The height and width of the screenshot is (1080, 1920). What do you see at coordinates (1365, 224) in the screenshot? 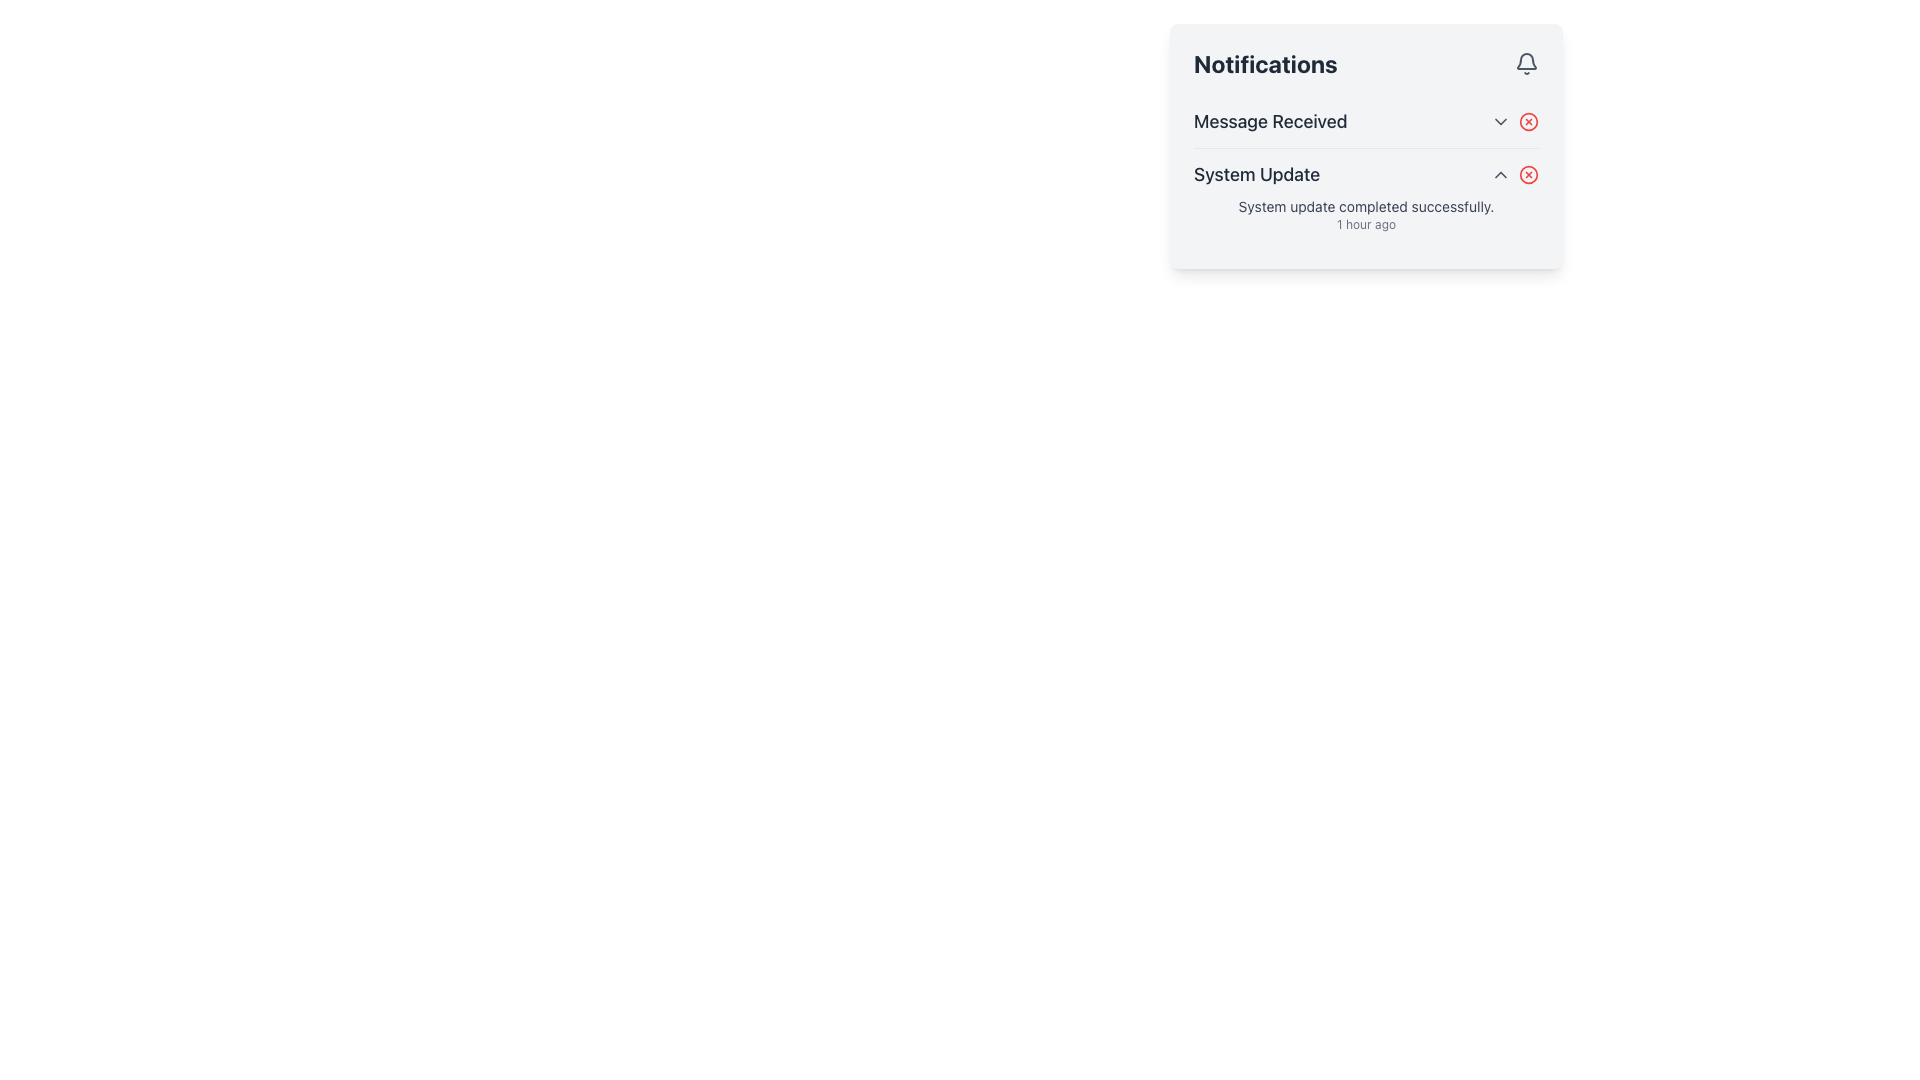
I see `the timestamp text label that indicates when the 'System Update' notification occurred` at bounding box center [1365, 224].